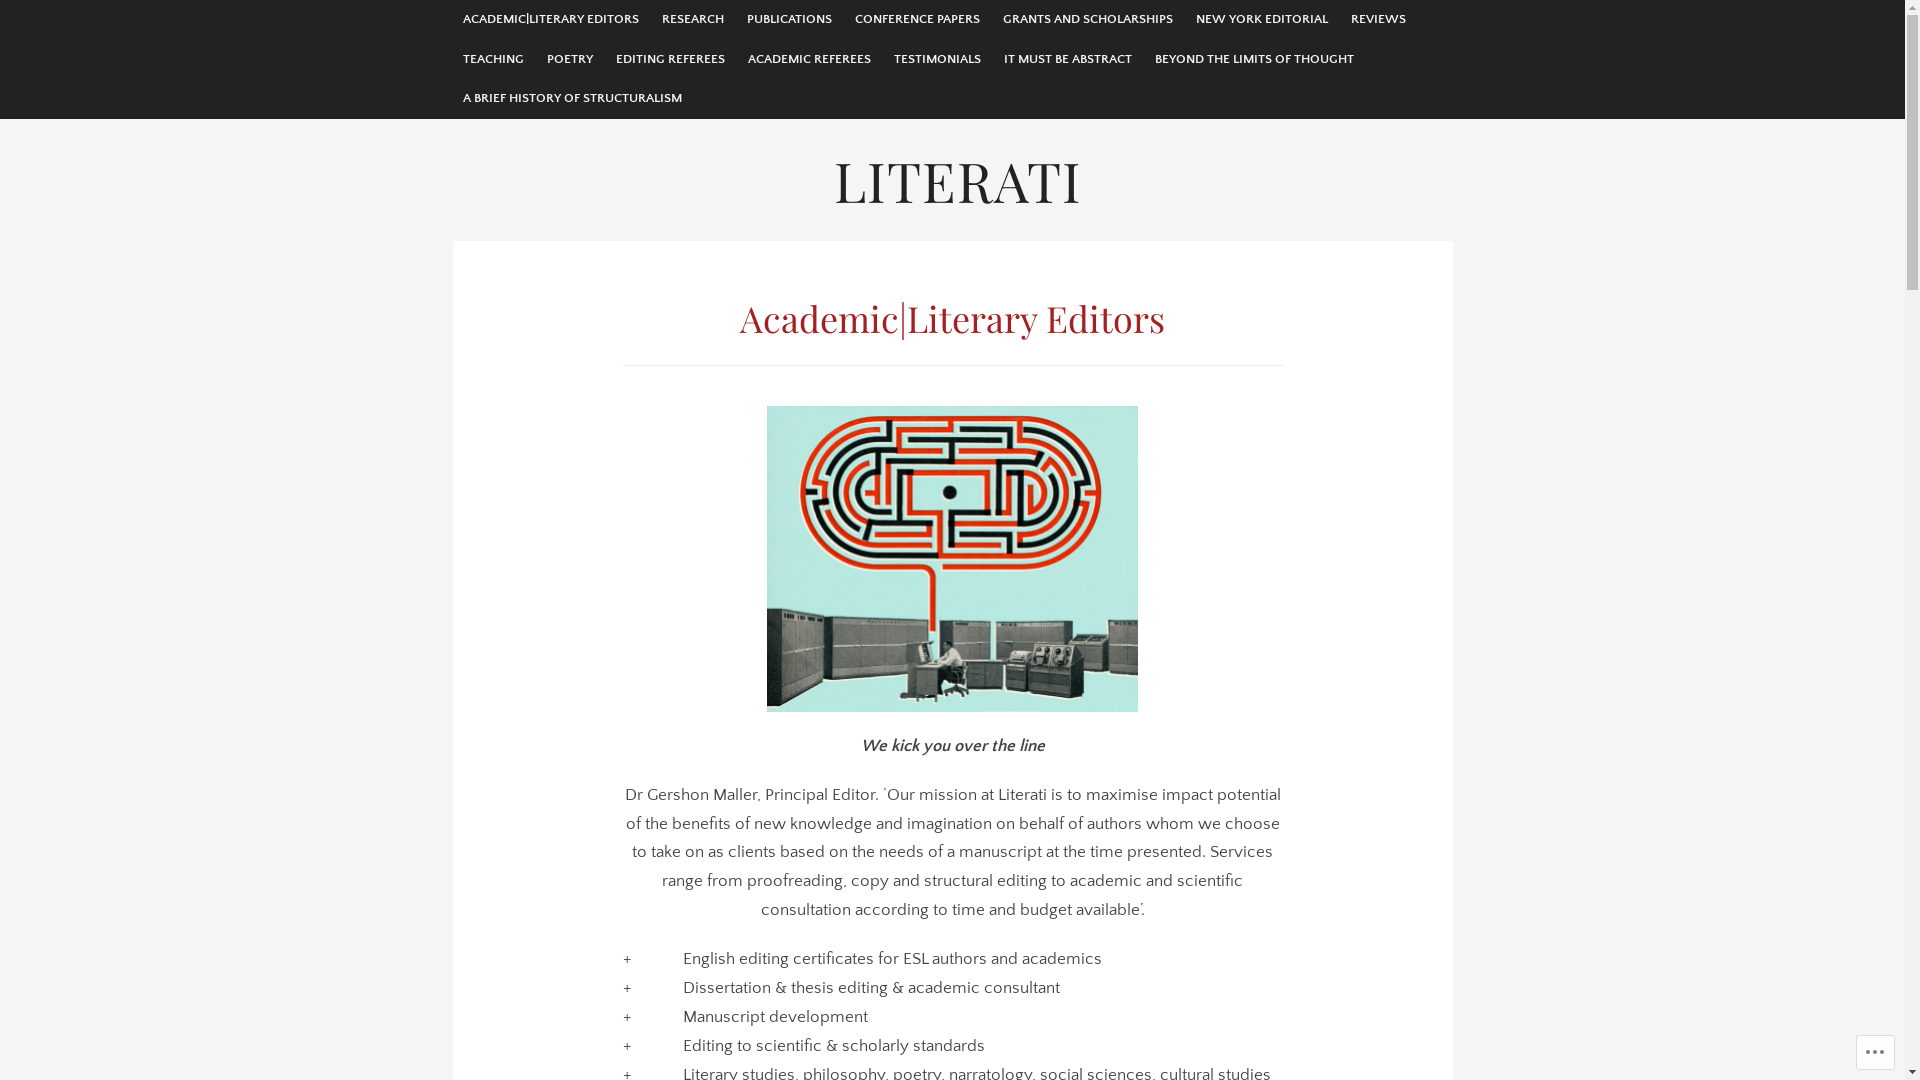 The height and width of the screenshot is (1080, 1920). Describe the element at coordinates (1085, 19) in the screenshot. I see `'GRANTS AND SCHOLARSHIPS'` at that location.